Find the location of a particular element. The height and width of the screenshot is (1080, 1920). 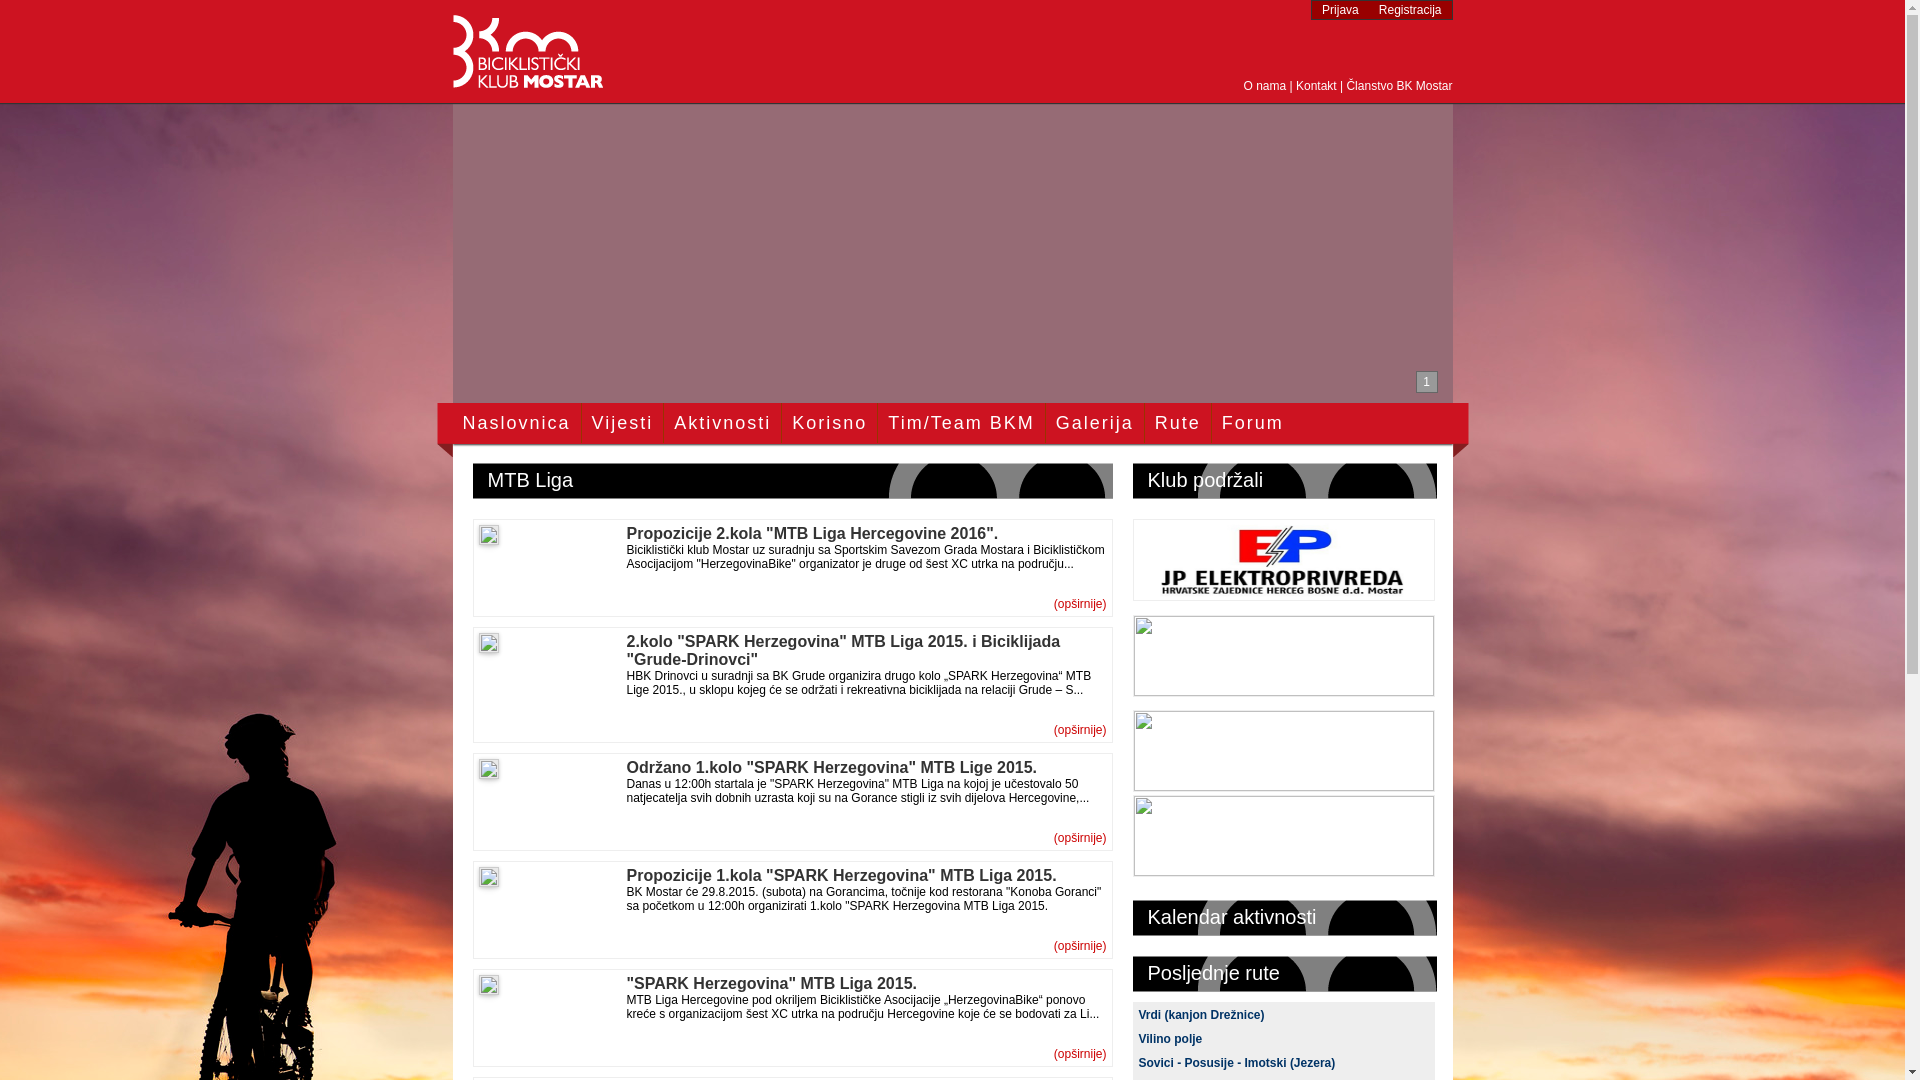

'O nama' is located at coordinates (1263, 84).